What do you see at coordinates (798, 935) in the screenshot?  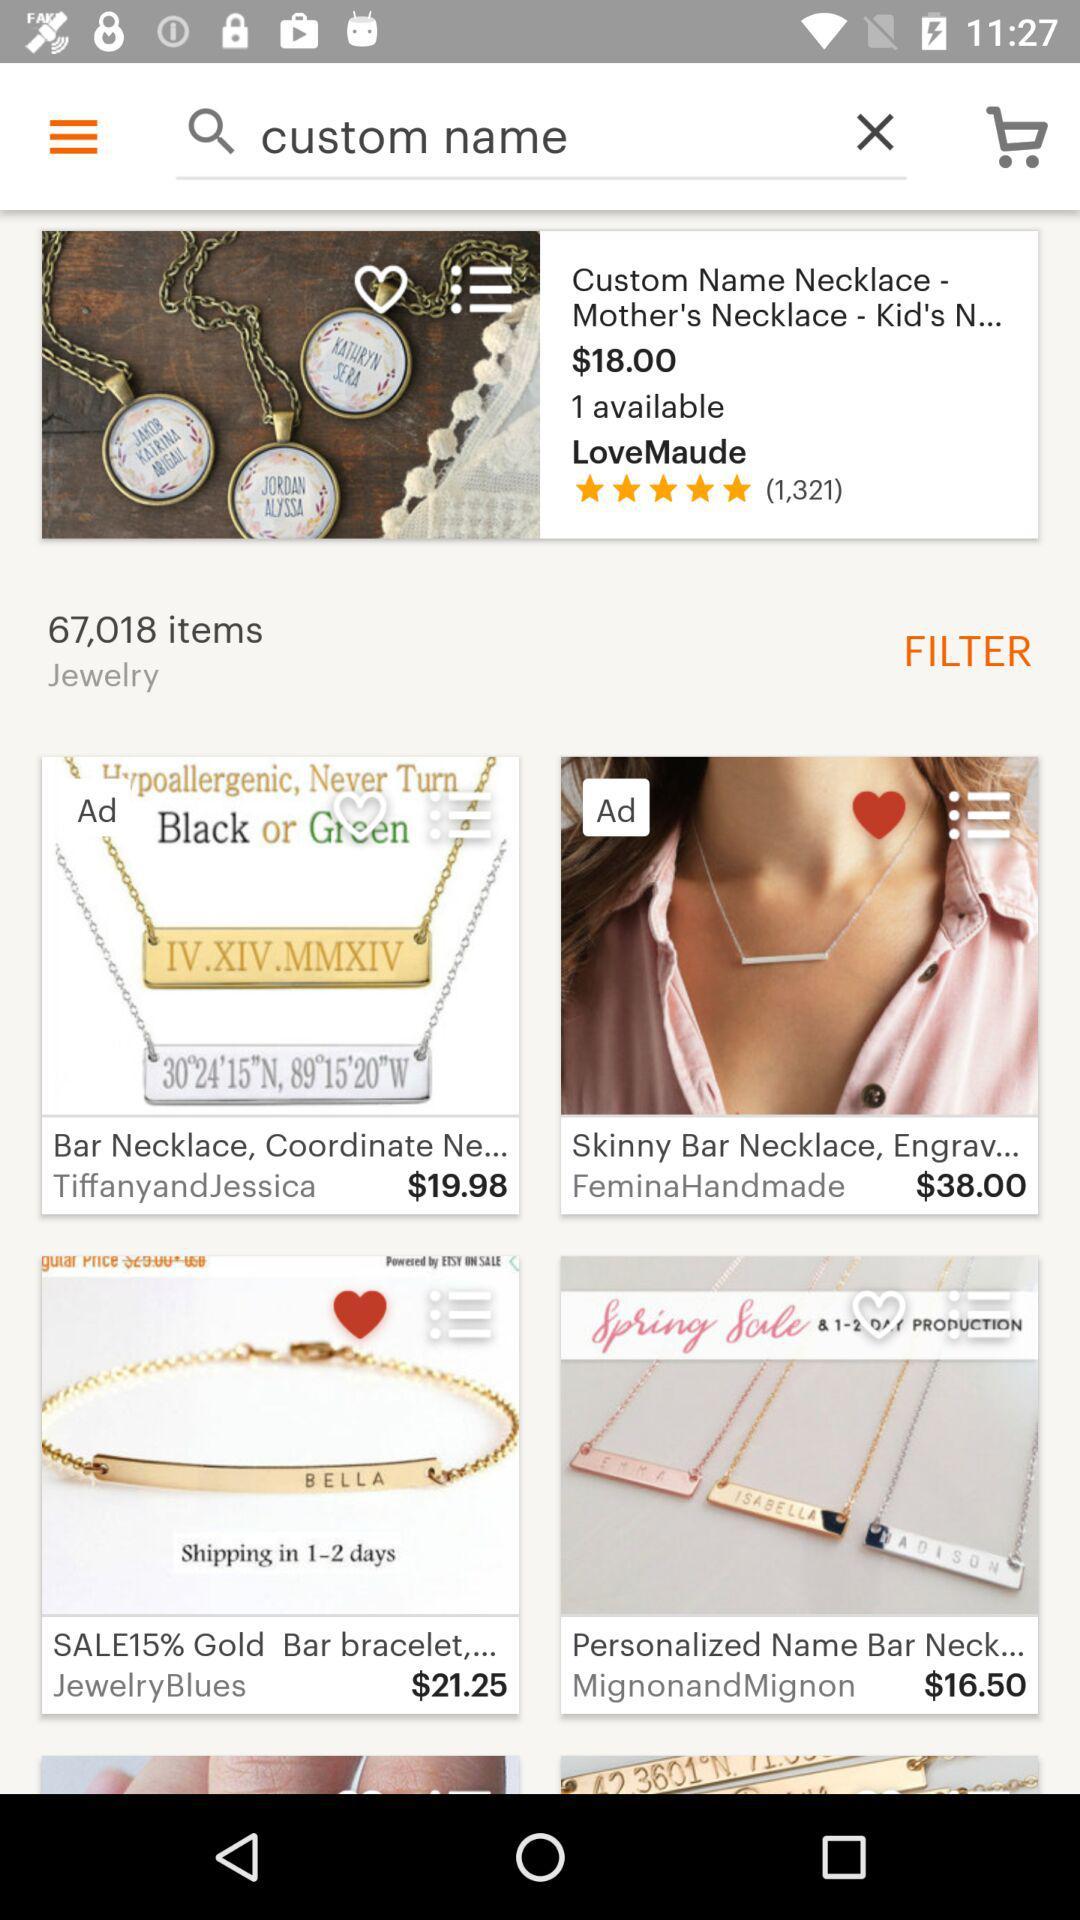 I see `the image below filter` at bounding box center [798, 935].